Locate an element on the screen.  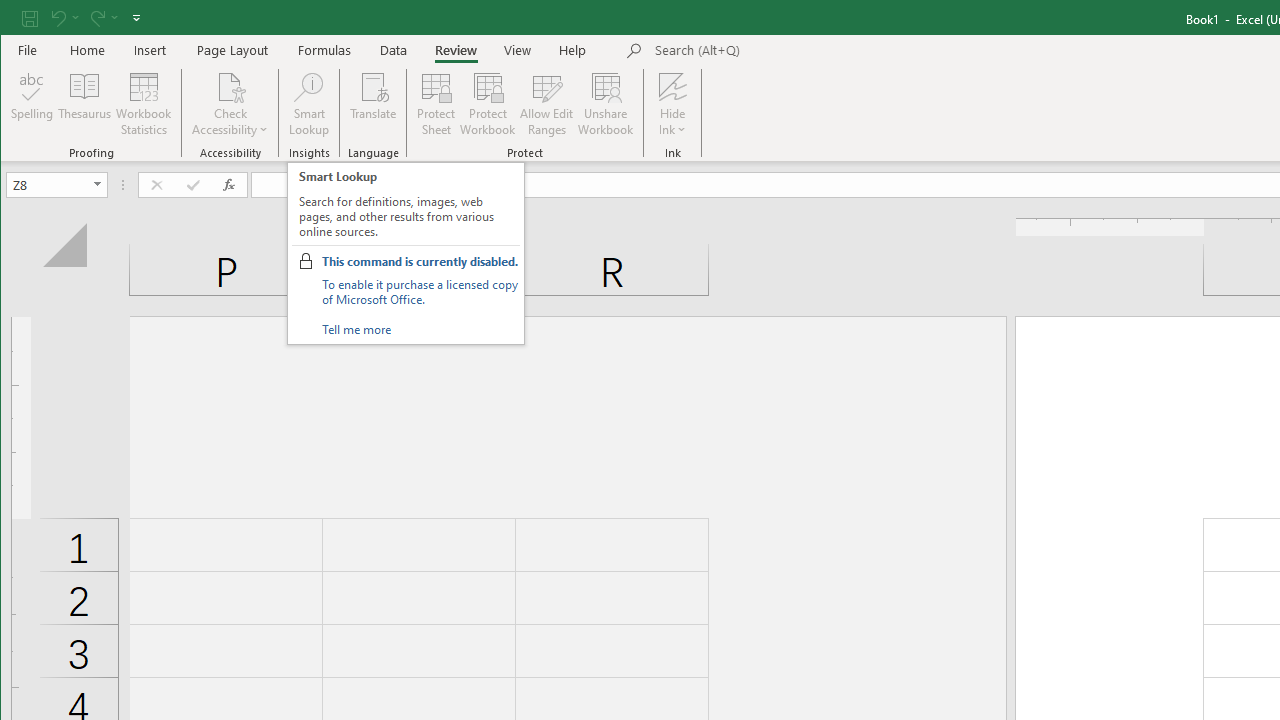
'This command is currently disabled.' is located at coordinates (418, 260).